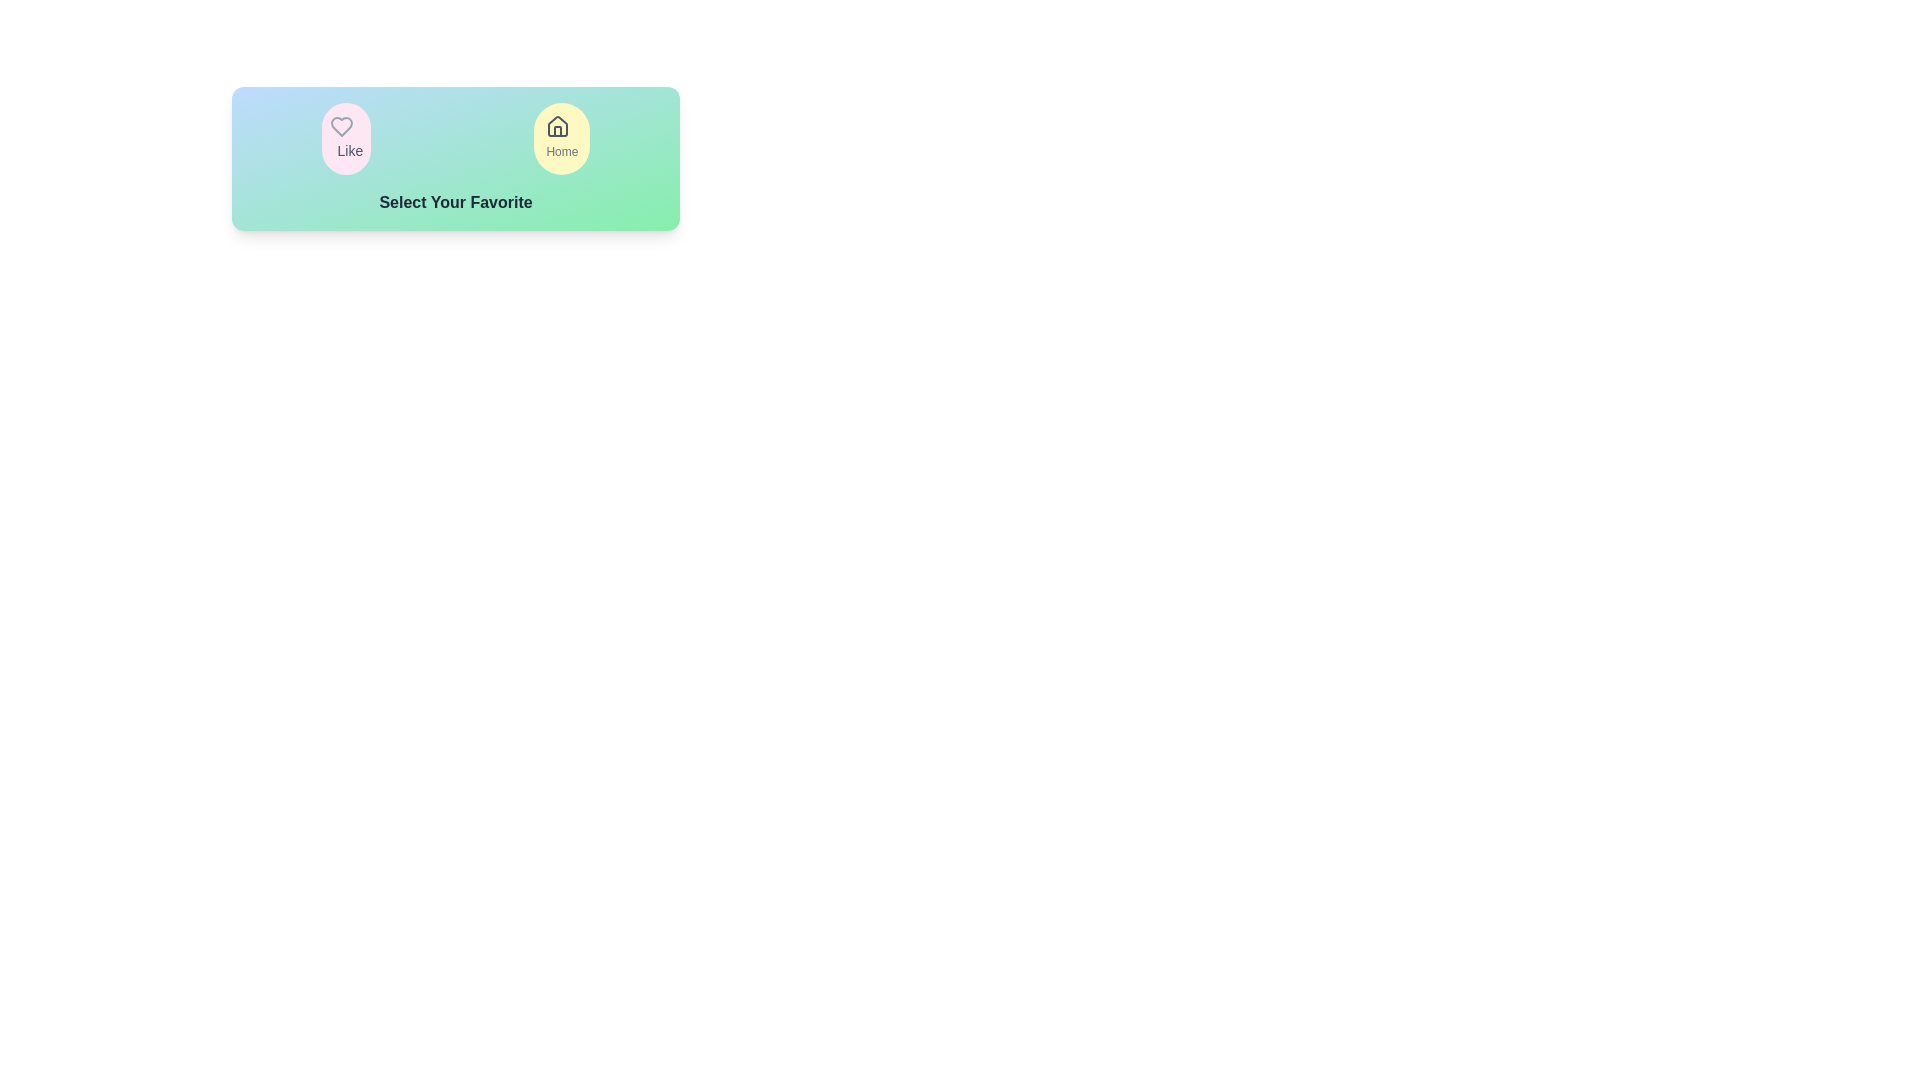  Describe the element at coordinates (558, 127) in the screenshot. I see `the house icon within the rounded button labeled 'Home', which has a gray stroke and a yellow background` at that location.